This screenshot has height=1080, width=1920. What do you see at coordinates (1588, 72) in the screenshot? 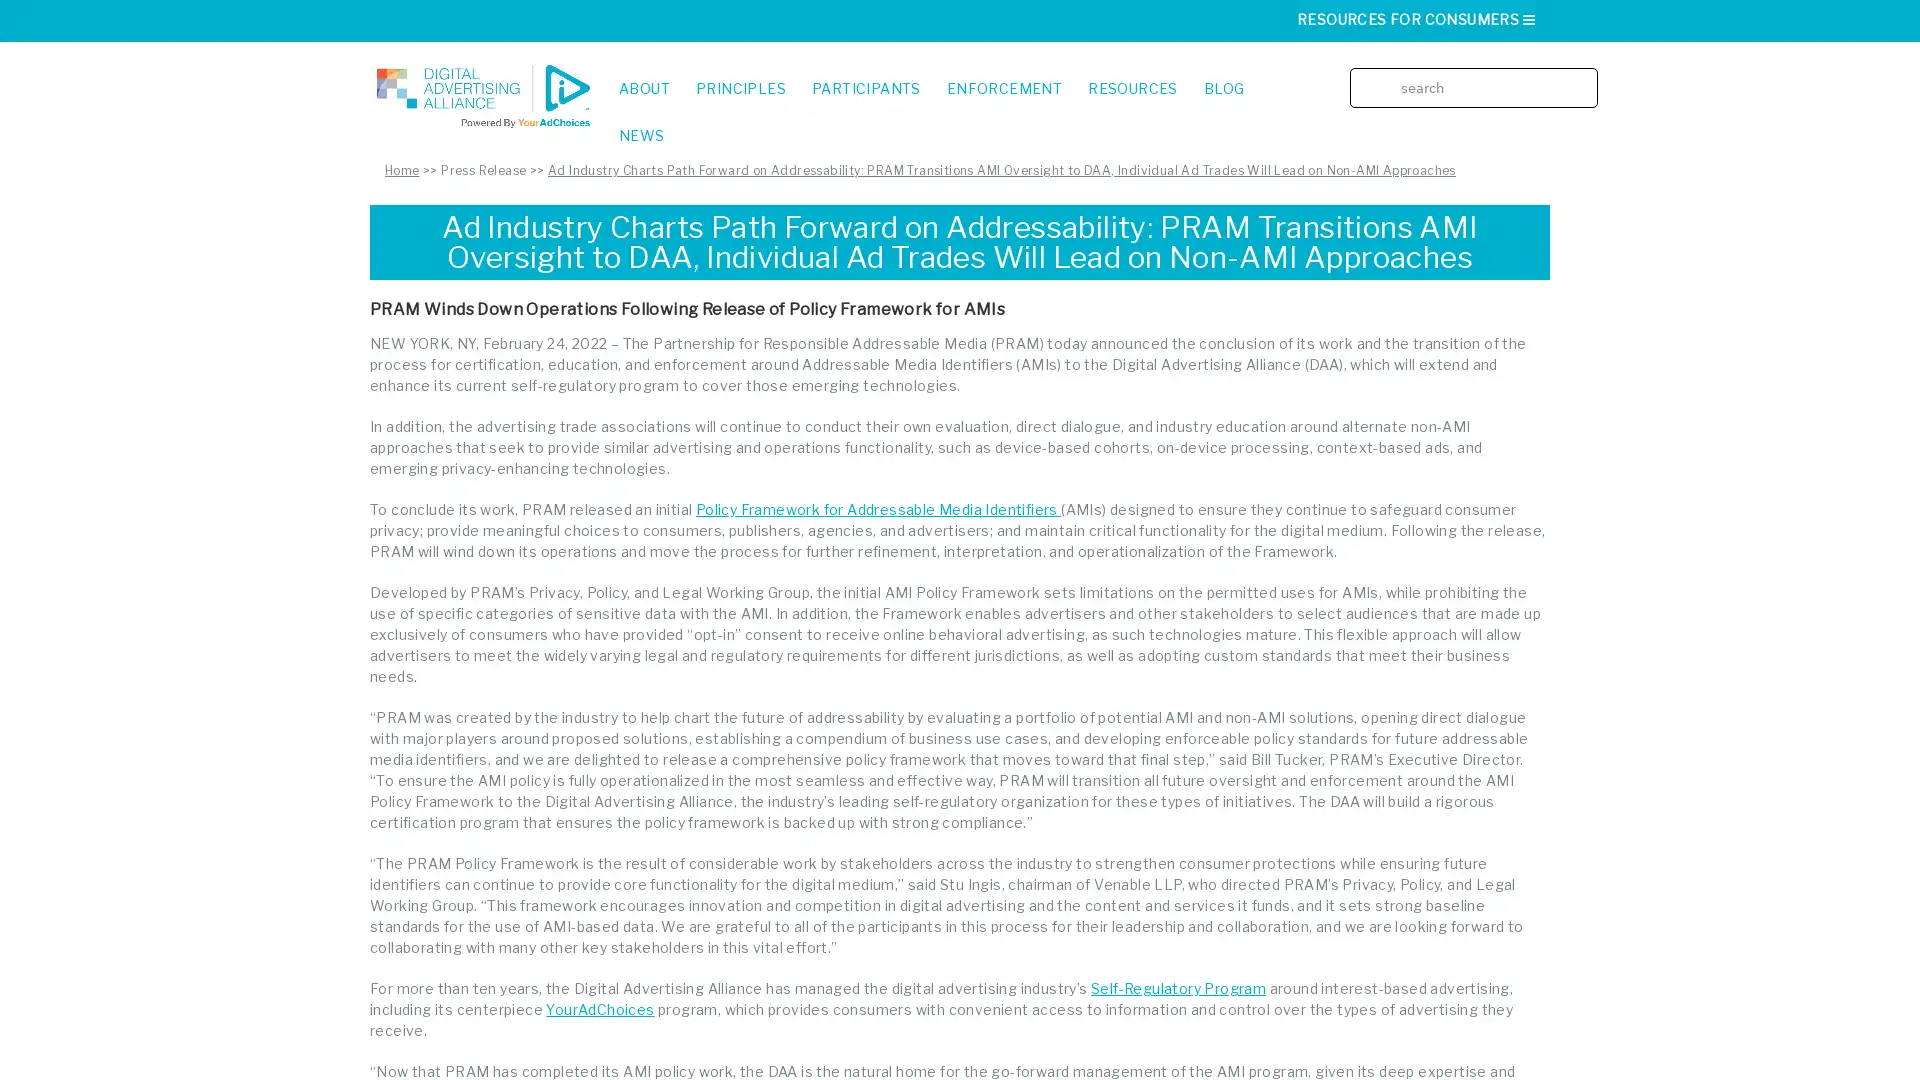
I see `Search` at bounding box center [1588, 72].